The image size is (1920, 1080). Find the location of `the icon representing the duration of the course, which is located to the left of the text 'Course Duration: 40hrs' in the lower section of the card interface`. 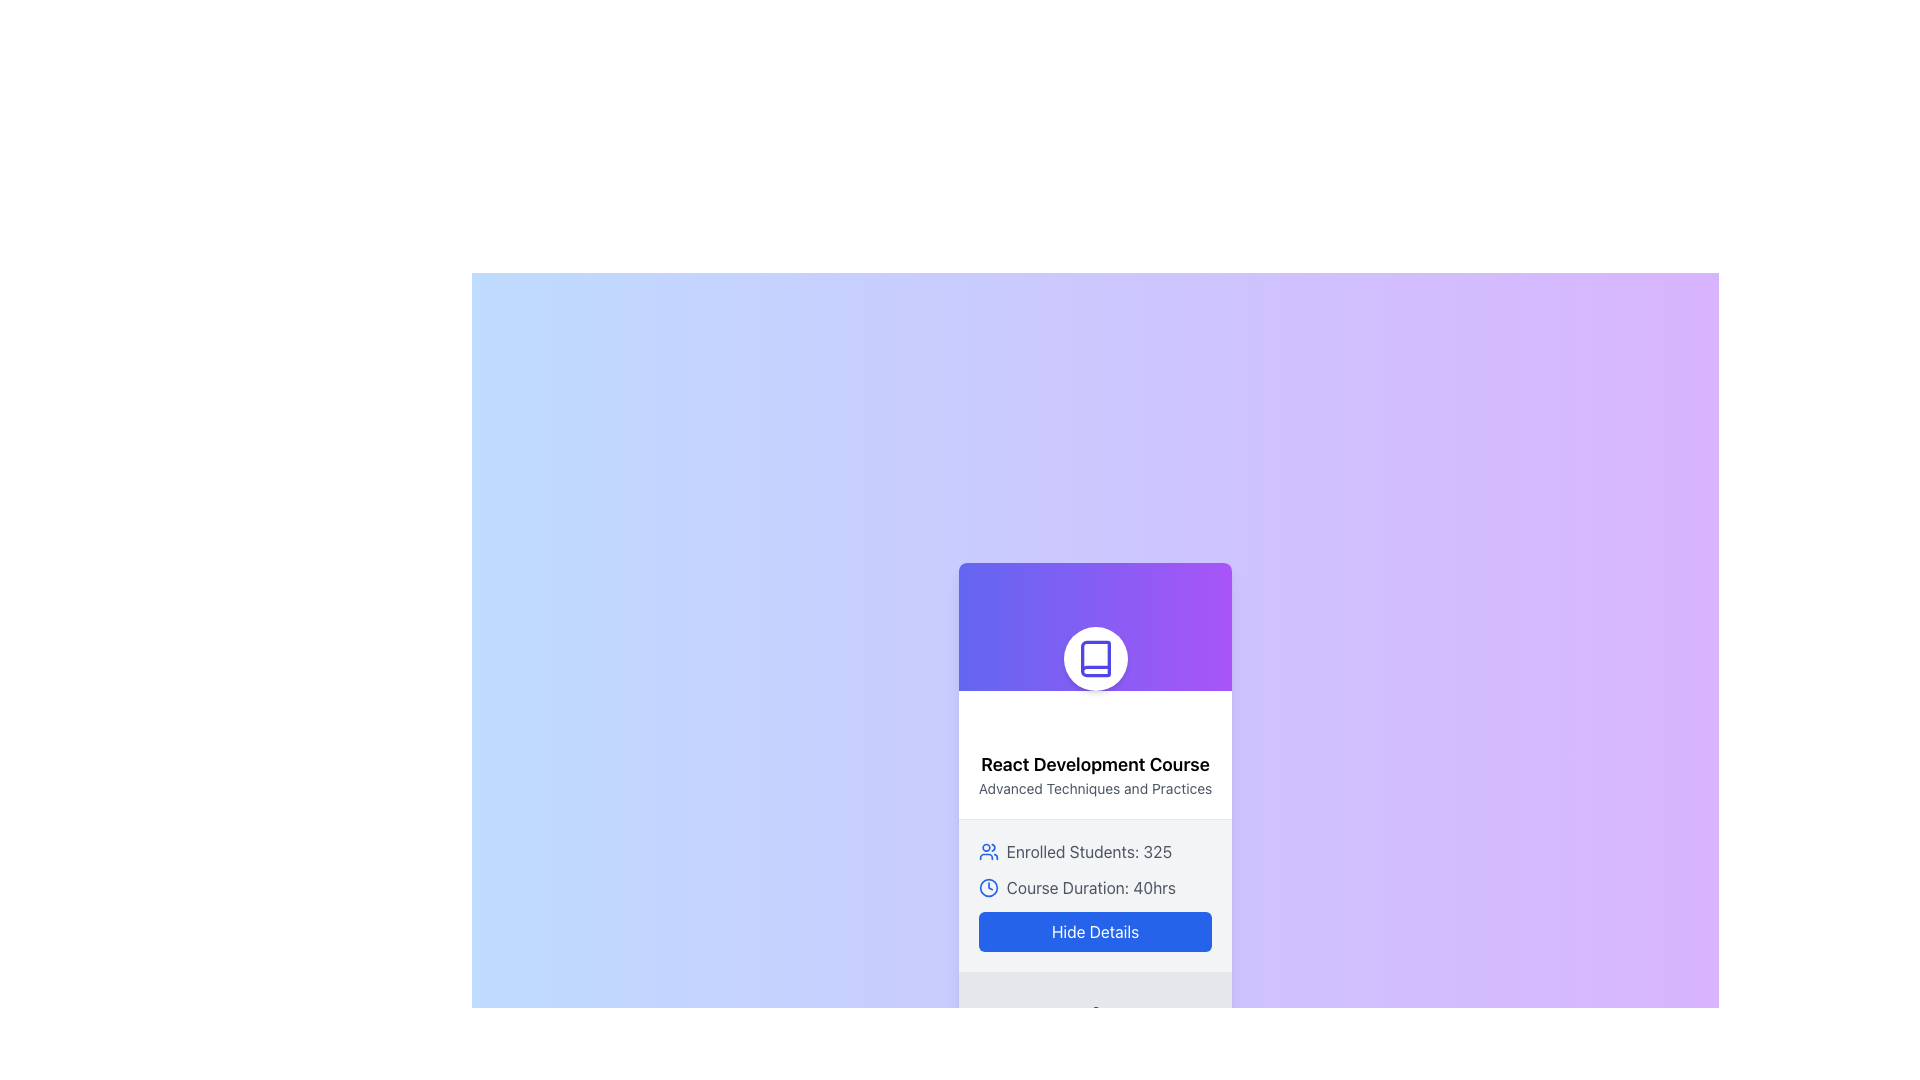

the icon representing the duration of the course, which is located to the left of the text 'Course Duration: 40hrs' in the lower section of the card interface is located at coordinates (988, 886).